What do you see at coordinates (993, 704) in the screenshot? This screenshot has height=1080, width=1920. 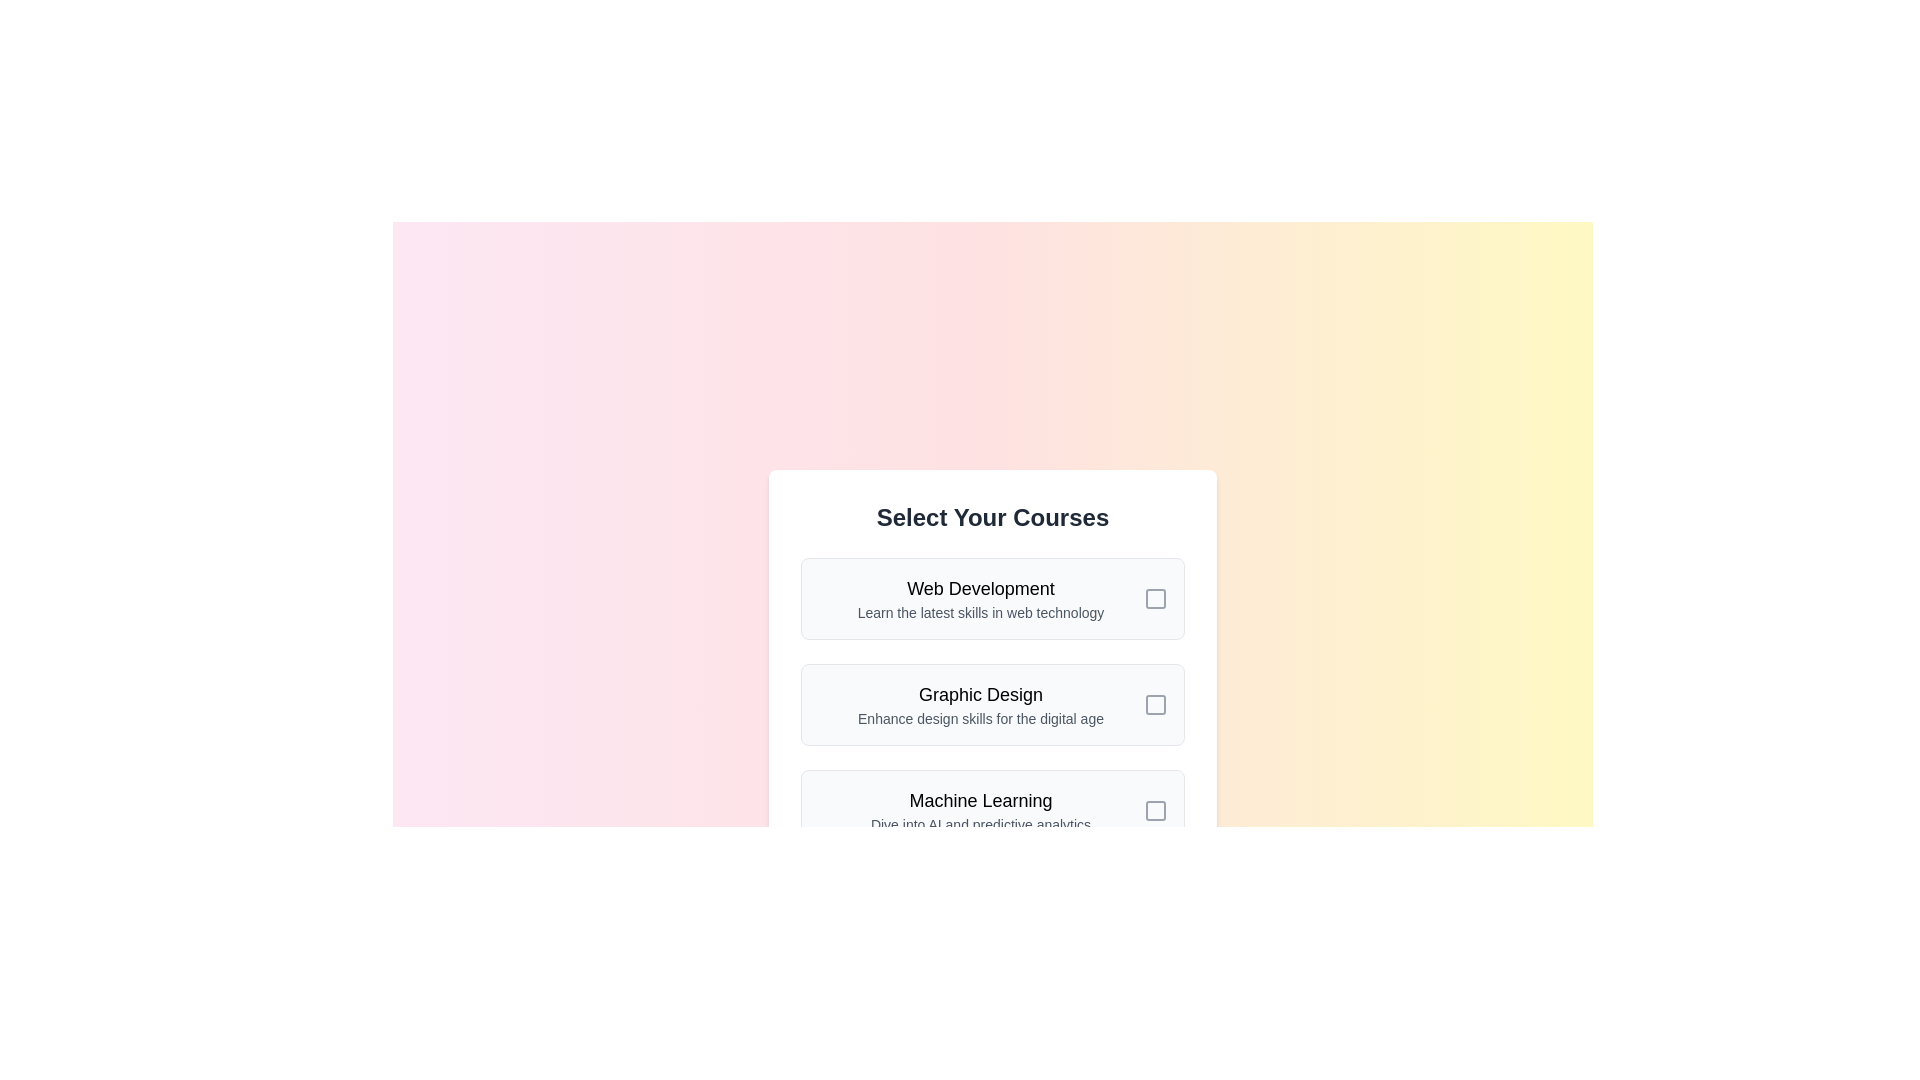 I see `the course item titled 'Graphic Design' to observe the visual feedback` at bounding box center [993, 704].